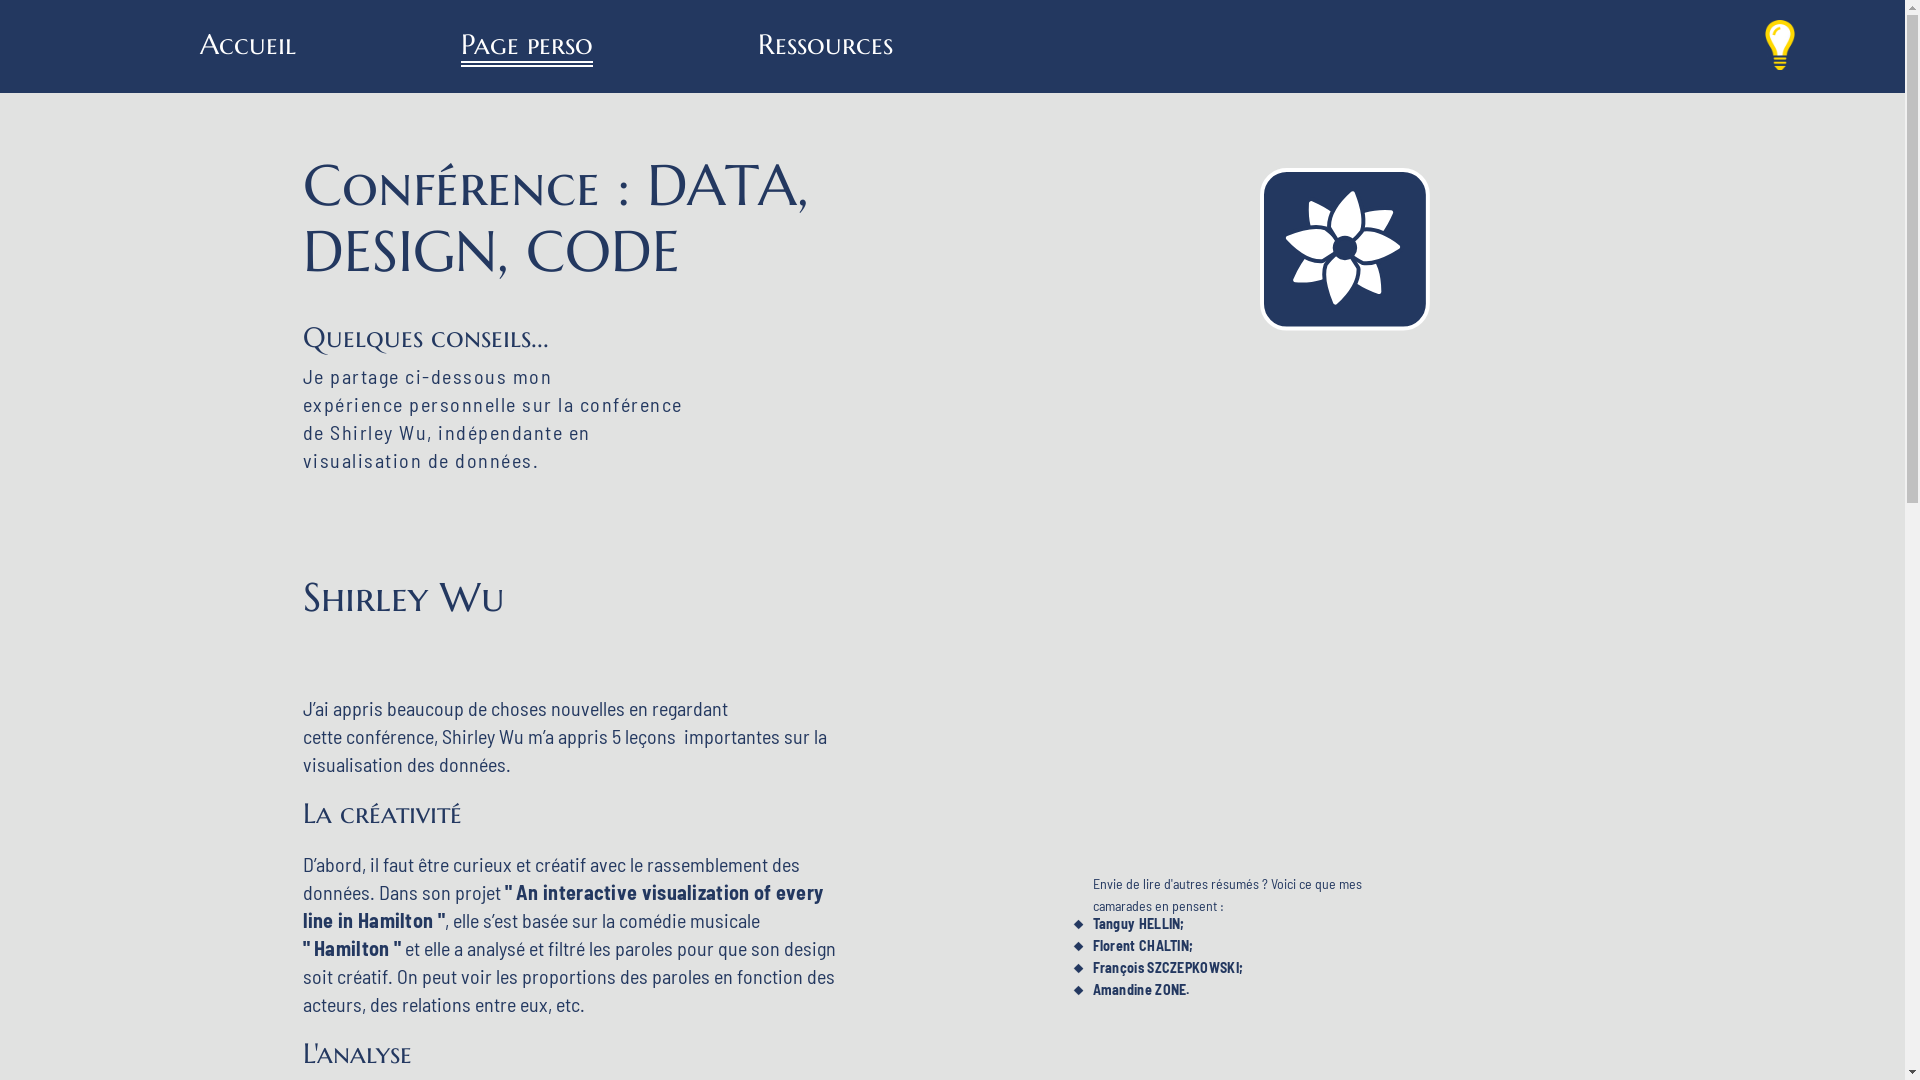 The image size is (1920, 1080). I want to click on '" Hamilton "', so click(351, 947).